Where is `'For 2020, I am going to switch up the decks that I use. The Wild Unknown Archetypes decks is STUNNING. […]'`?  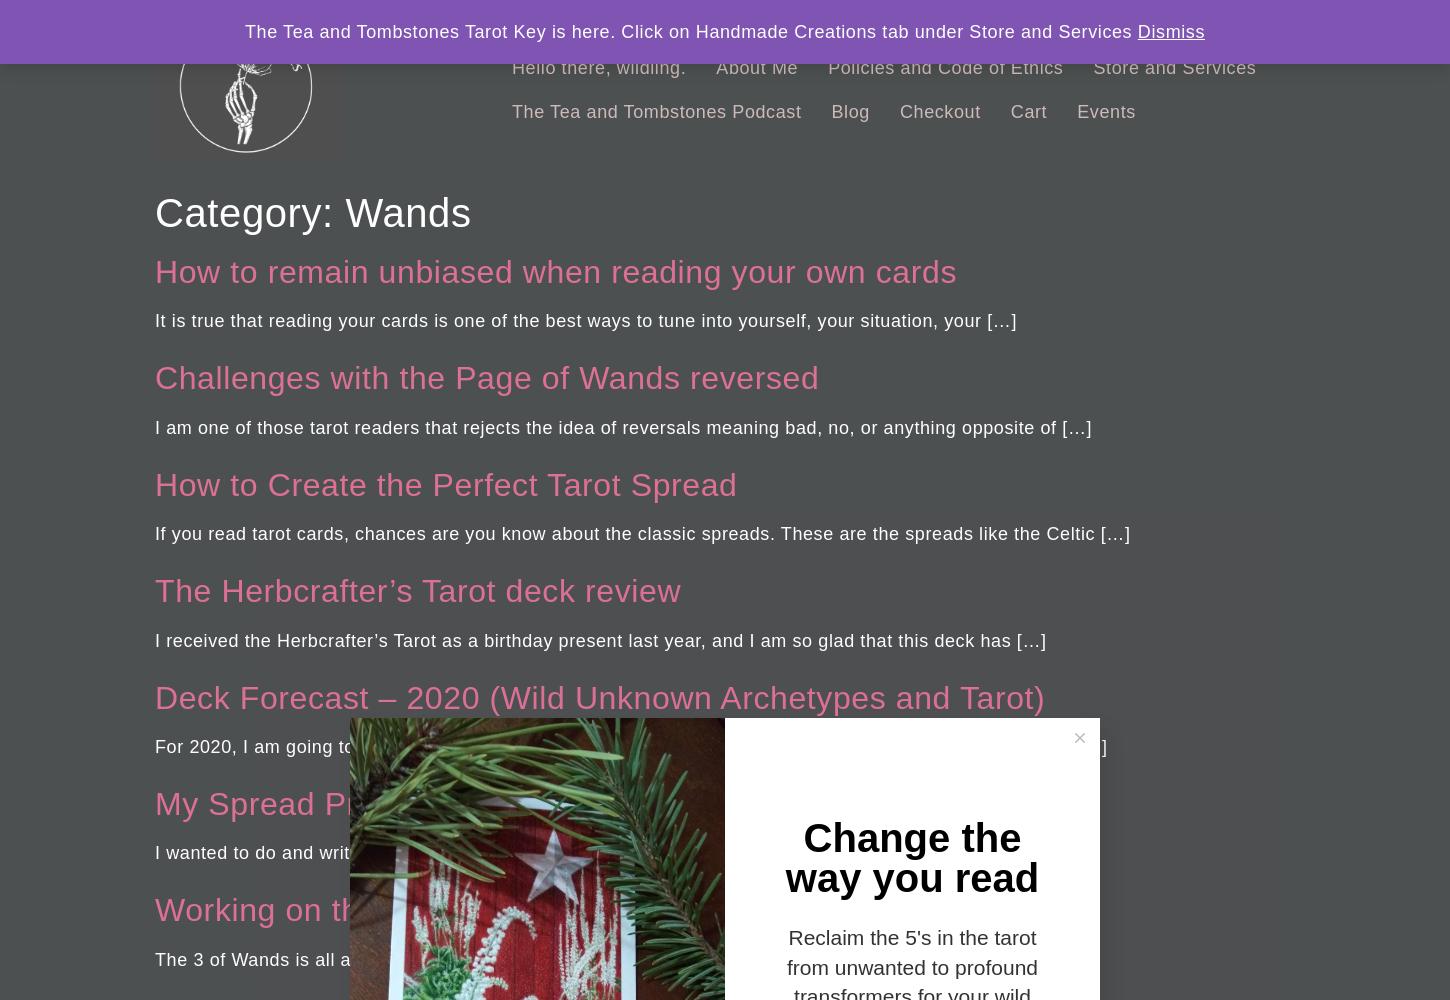 'For 2020, I am going to switch up the decks that I use. The Wild Unknown Archetypes decks is STUNNING. […]' is located at coordinates (630, 745).